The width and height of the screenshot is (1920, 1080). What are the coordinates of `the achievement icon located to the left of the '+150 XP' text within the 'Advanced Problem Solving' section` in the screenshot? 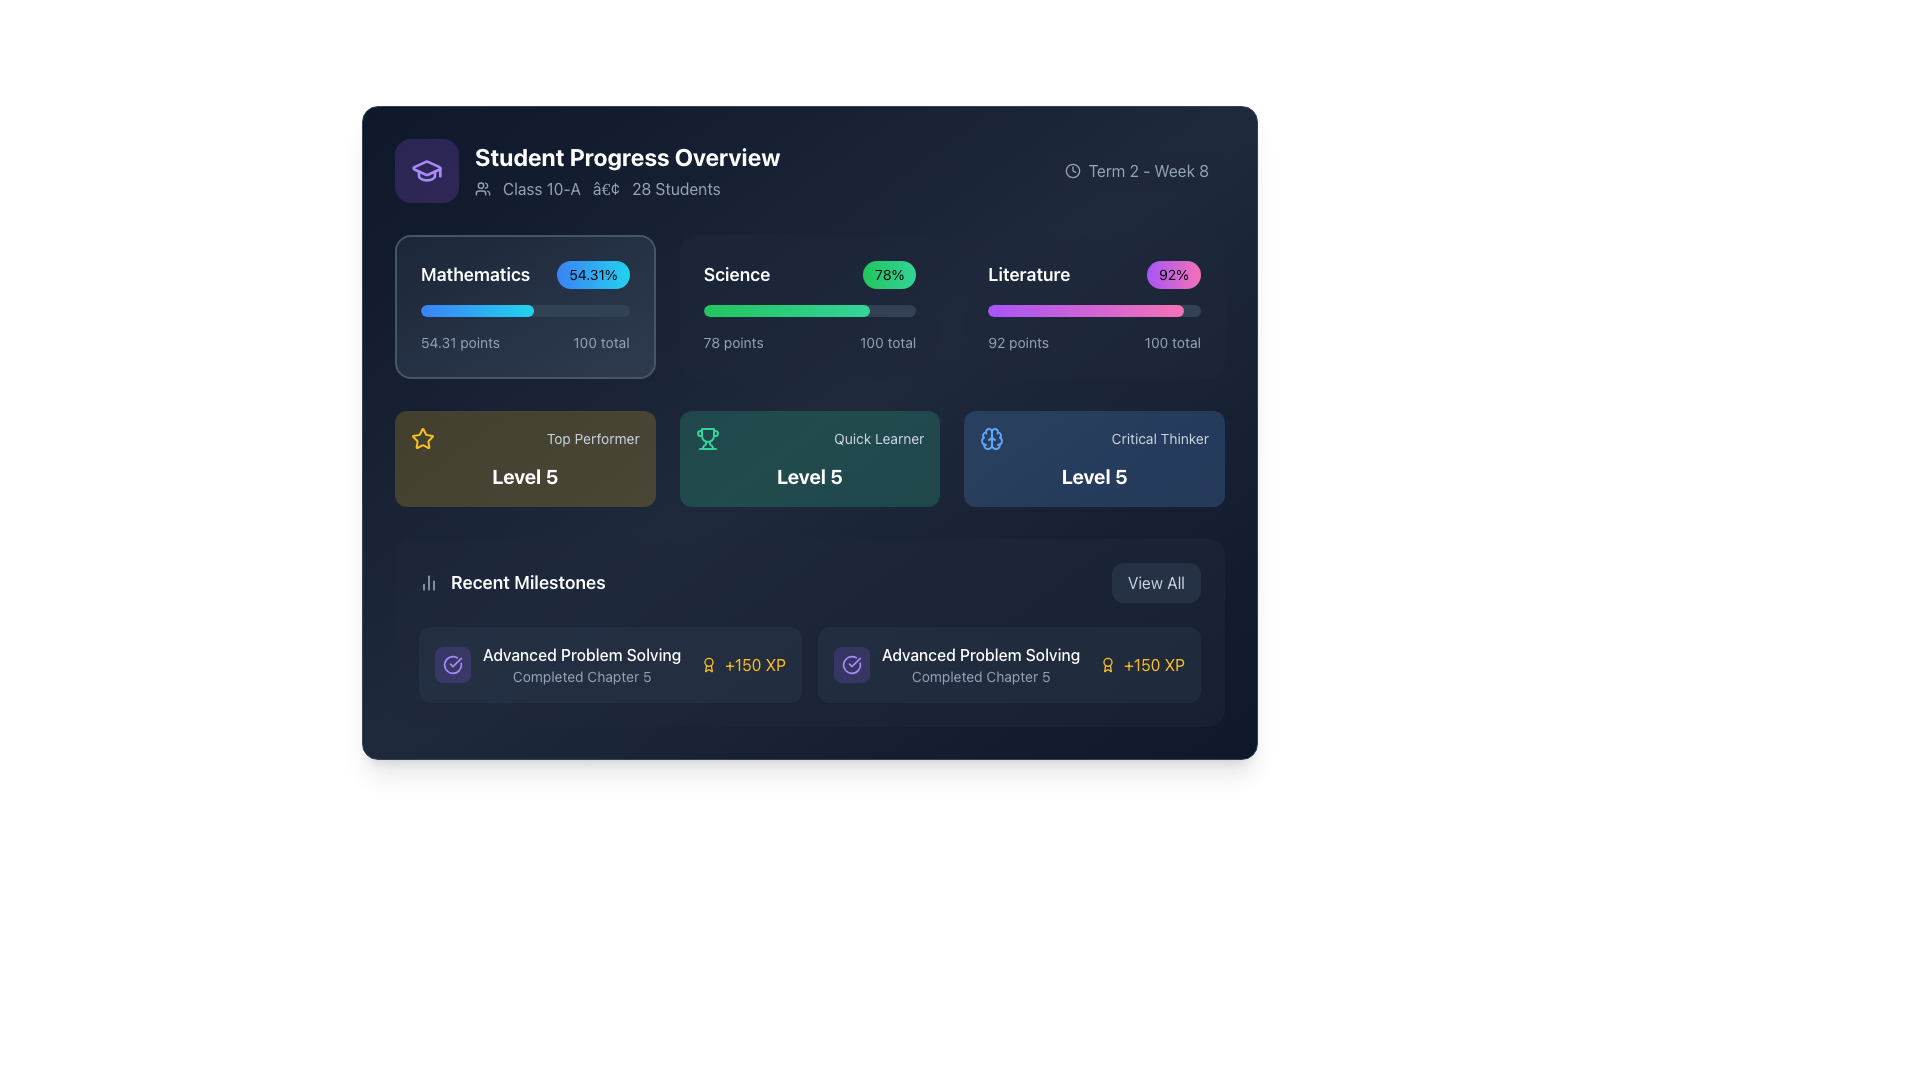 It's located at (1107, 664).